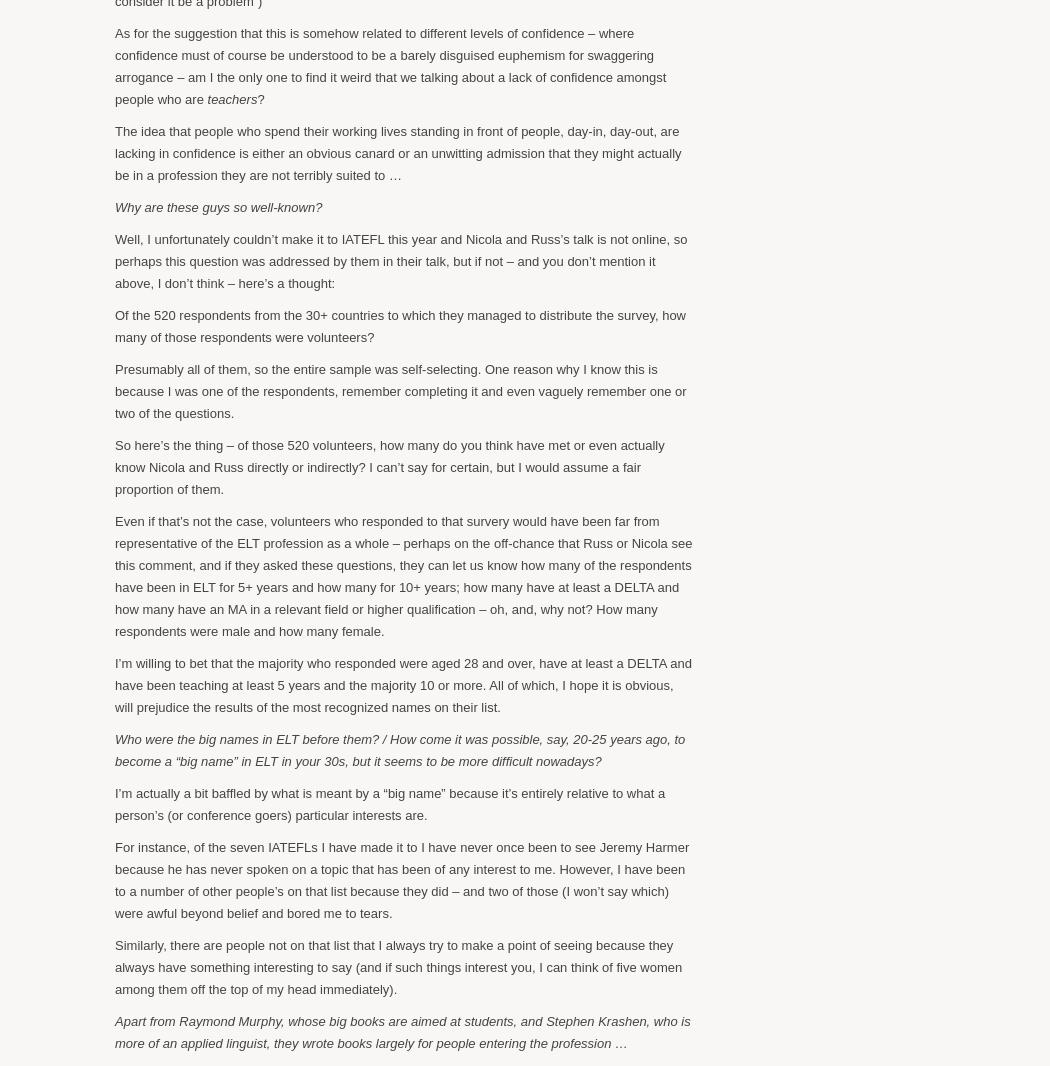 Image resolution: width=1050 pixels, height=1066 pixels. What do you see at coordinates (113, 466) in the screenshot?
I see `'So here’s the thing – of those 520 volunteers, how many do you think have met or even actually know Nicola and Russ directly or indirectly? I can’t say for certain, but I would assume a fair proportion of them.'` at bounding box center [113, 466].